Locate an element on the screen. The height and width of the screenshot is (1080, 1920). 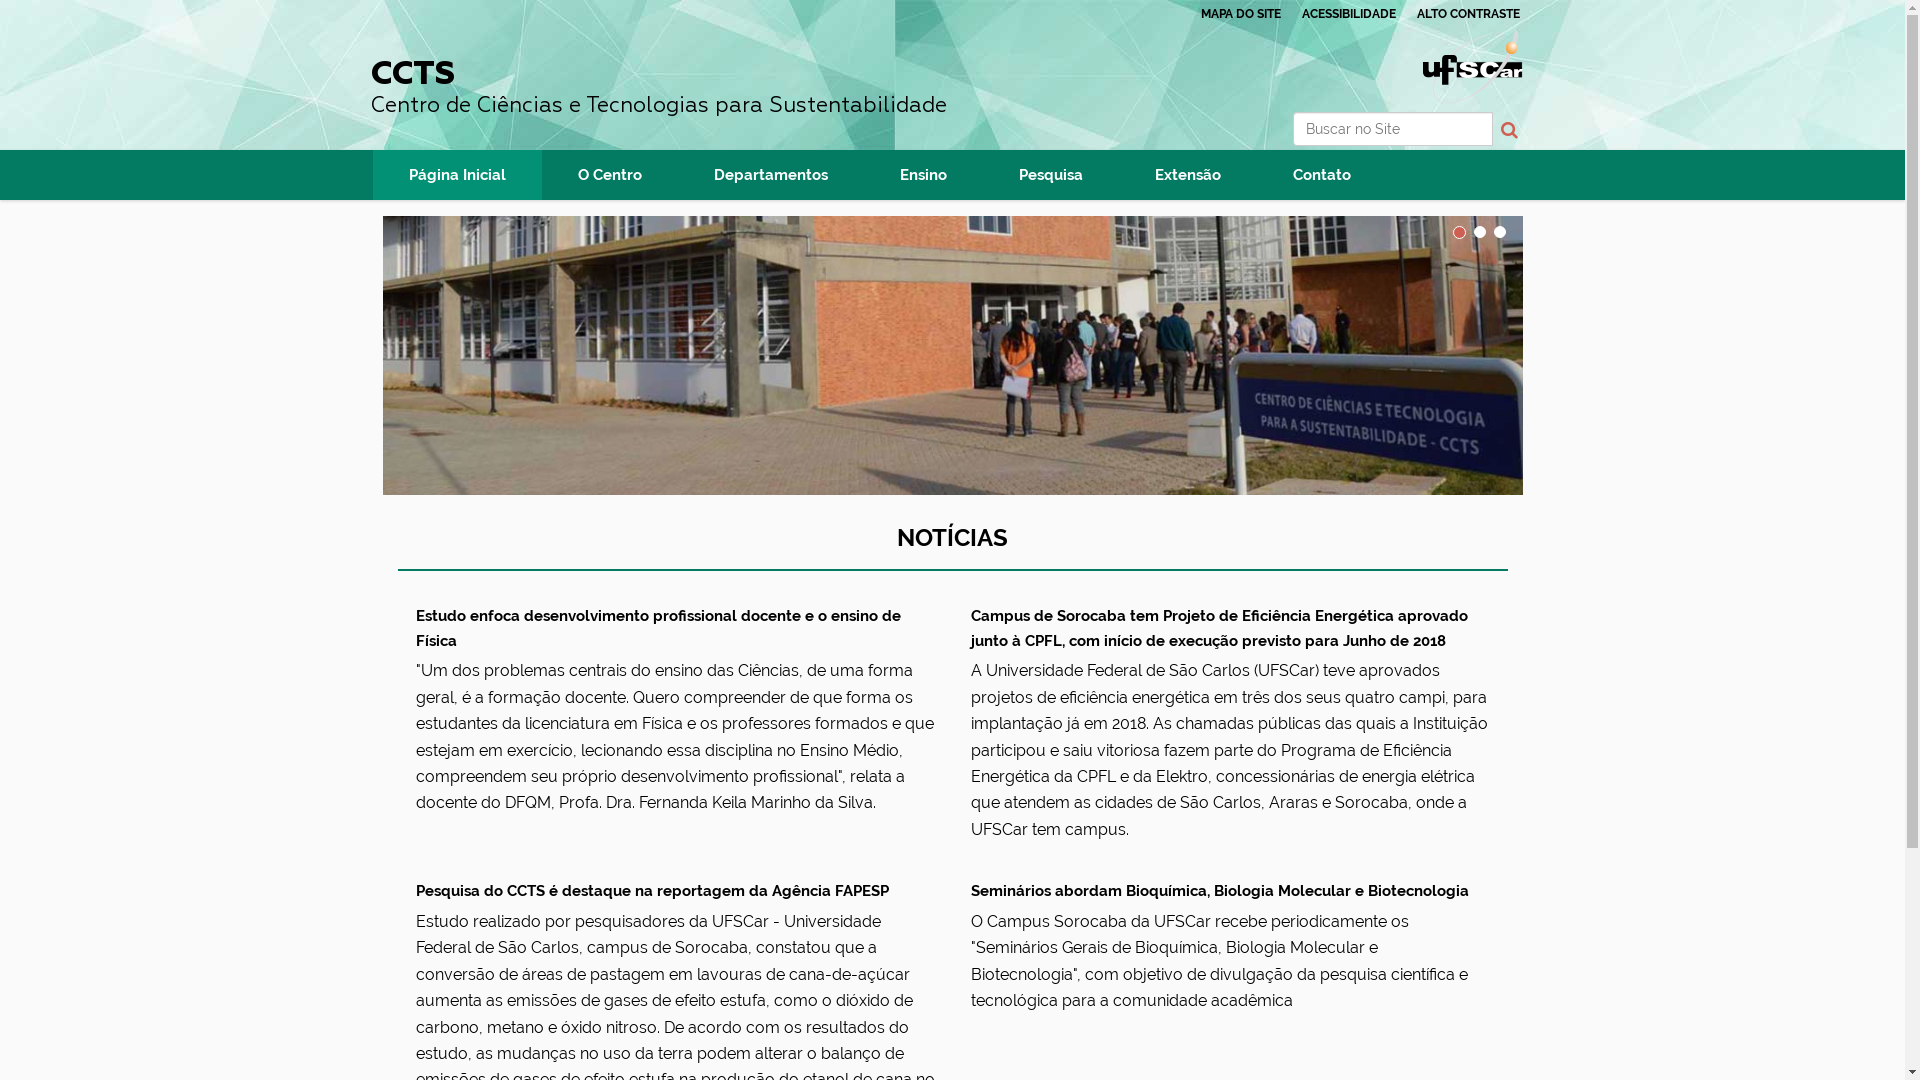
'Ensino' is located at coordinates (922, 173).